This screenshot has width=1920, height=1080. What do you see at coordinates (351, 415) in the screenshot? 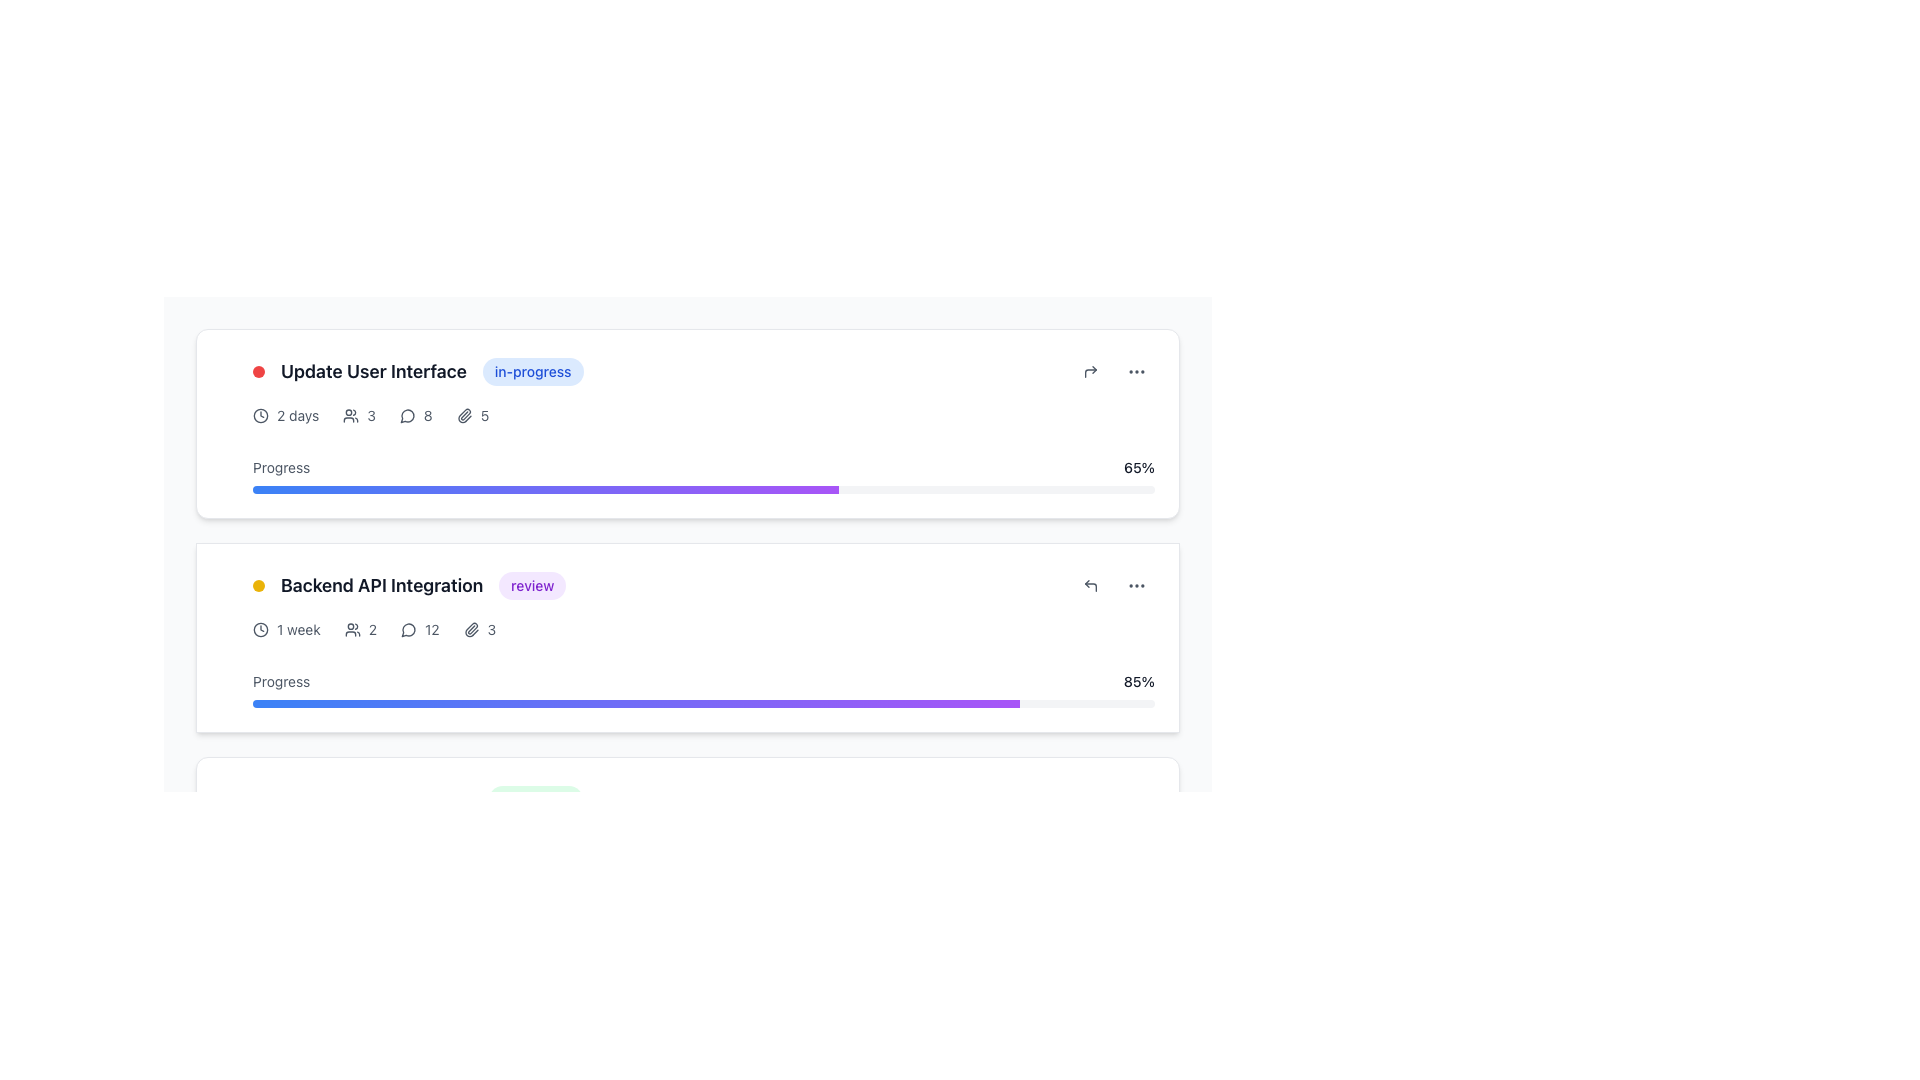
I see `the user-related icon that indicates the number of individuals associated with the task, located before the numeric display '3' in a task card layout` at bounding box center [351, 415].